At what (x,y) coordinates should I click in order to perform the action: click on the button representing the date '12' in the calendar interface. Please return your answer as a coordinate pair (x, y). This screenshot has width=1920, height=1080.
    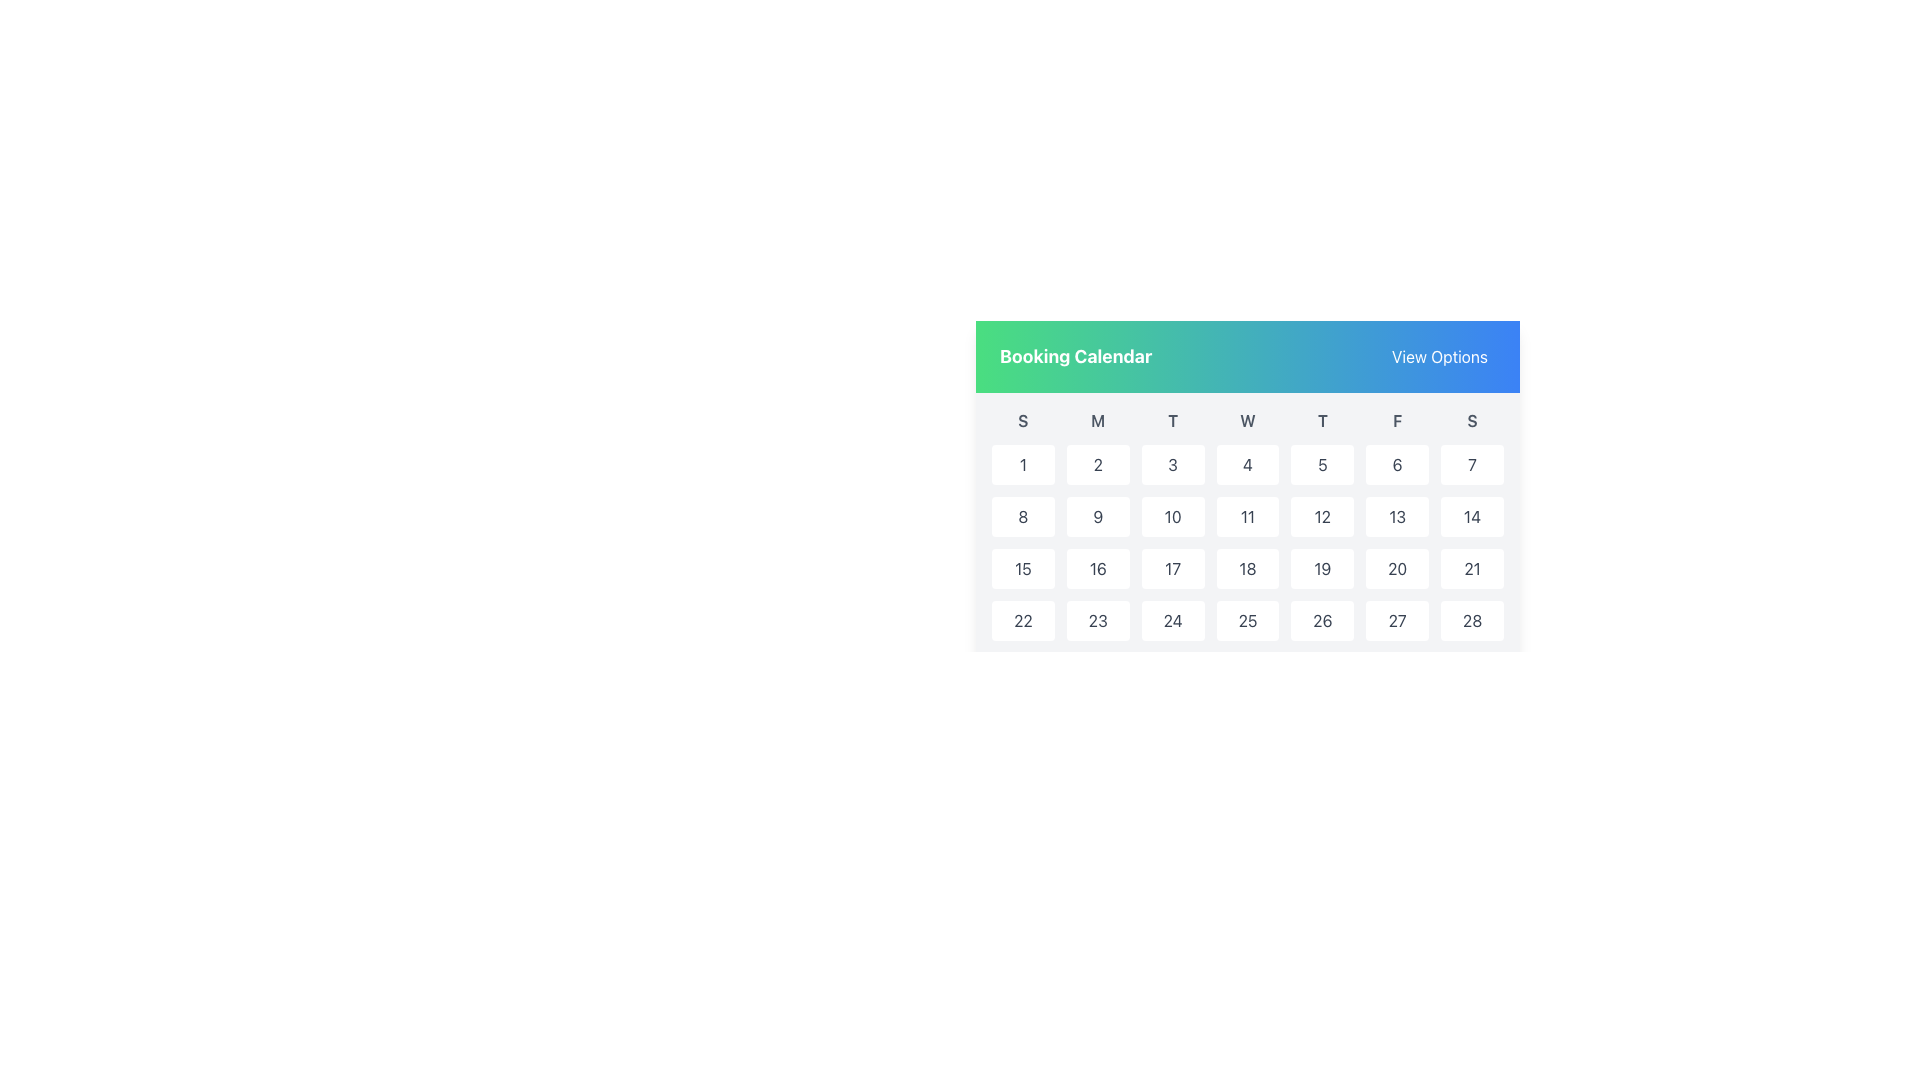
    Looking at the image, I should click on (1322, 515).